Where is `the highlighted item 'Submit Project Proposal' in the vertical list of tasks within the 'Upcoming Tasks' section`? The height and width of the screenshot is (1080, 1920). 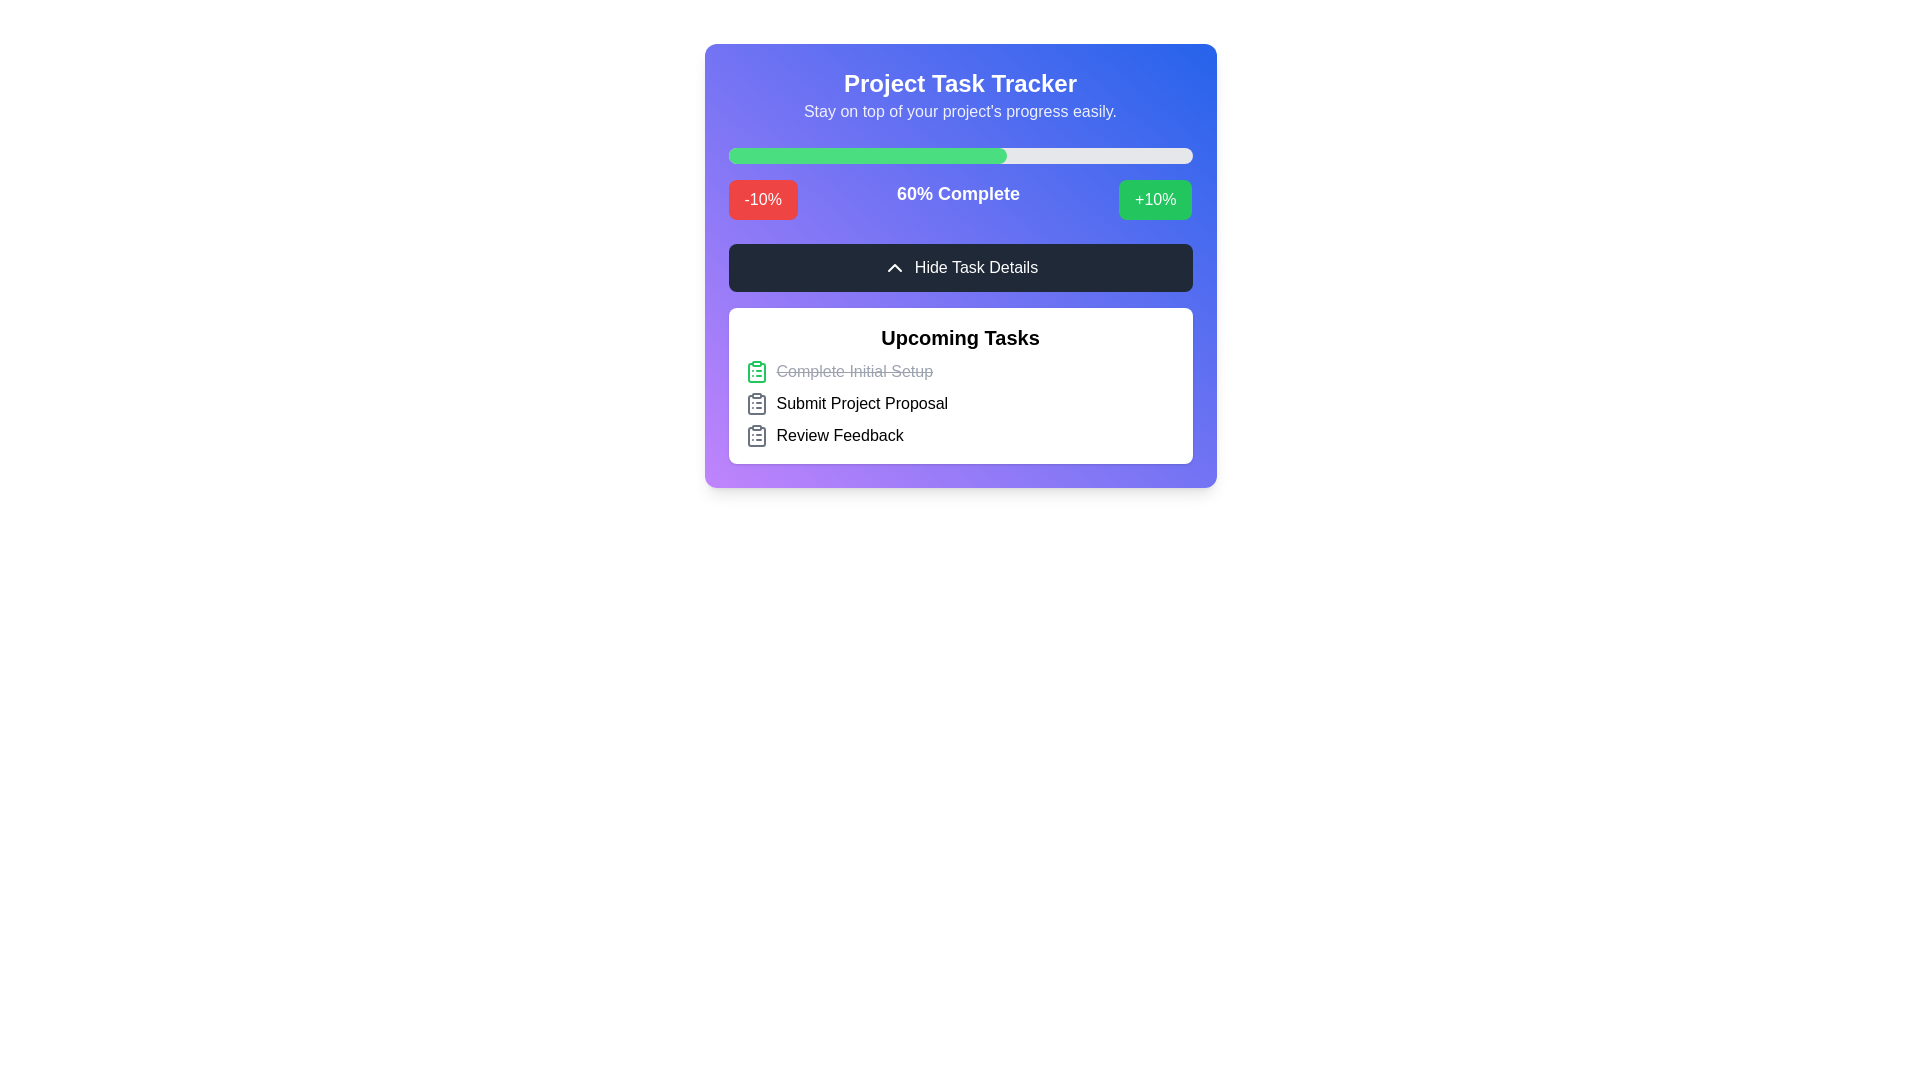 the highlighted item 'Submit Project Proposal' in the vertical list of tasks within the 'Upcoming Tasks' section is located at coordinates (960, 404).